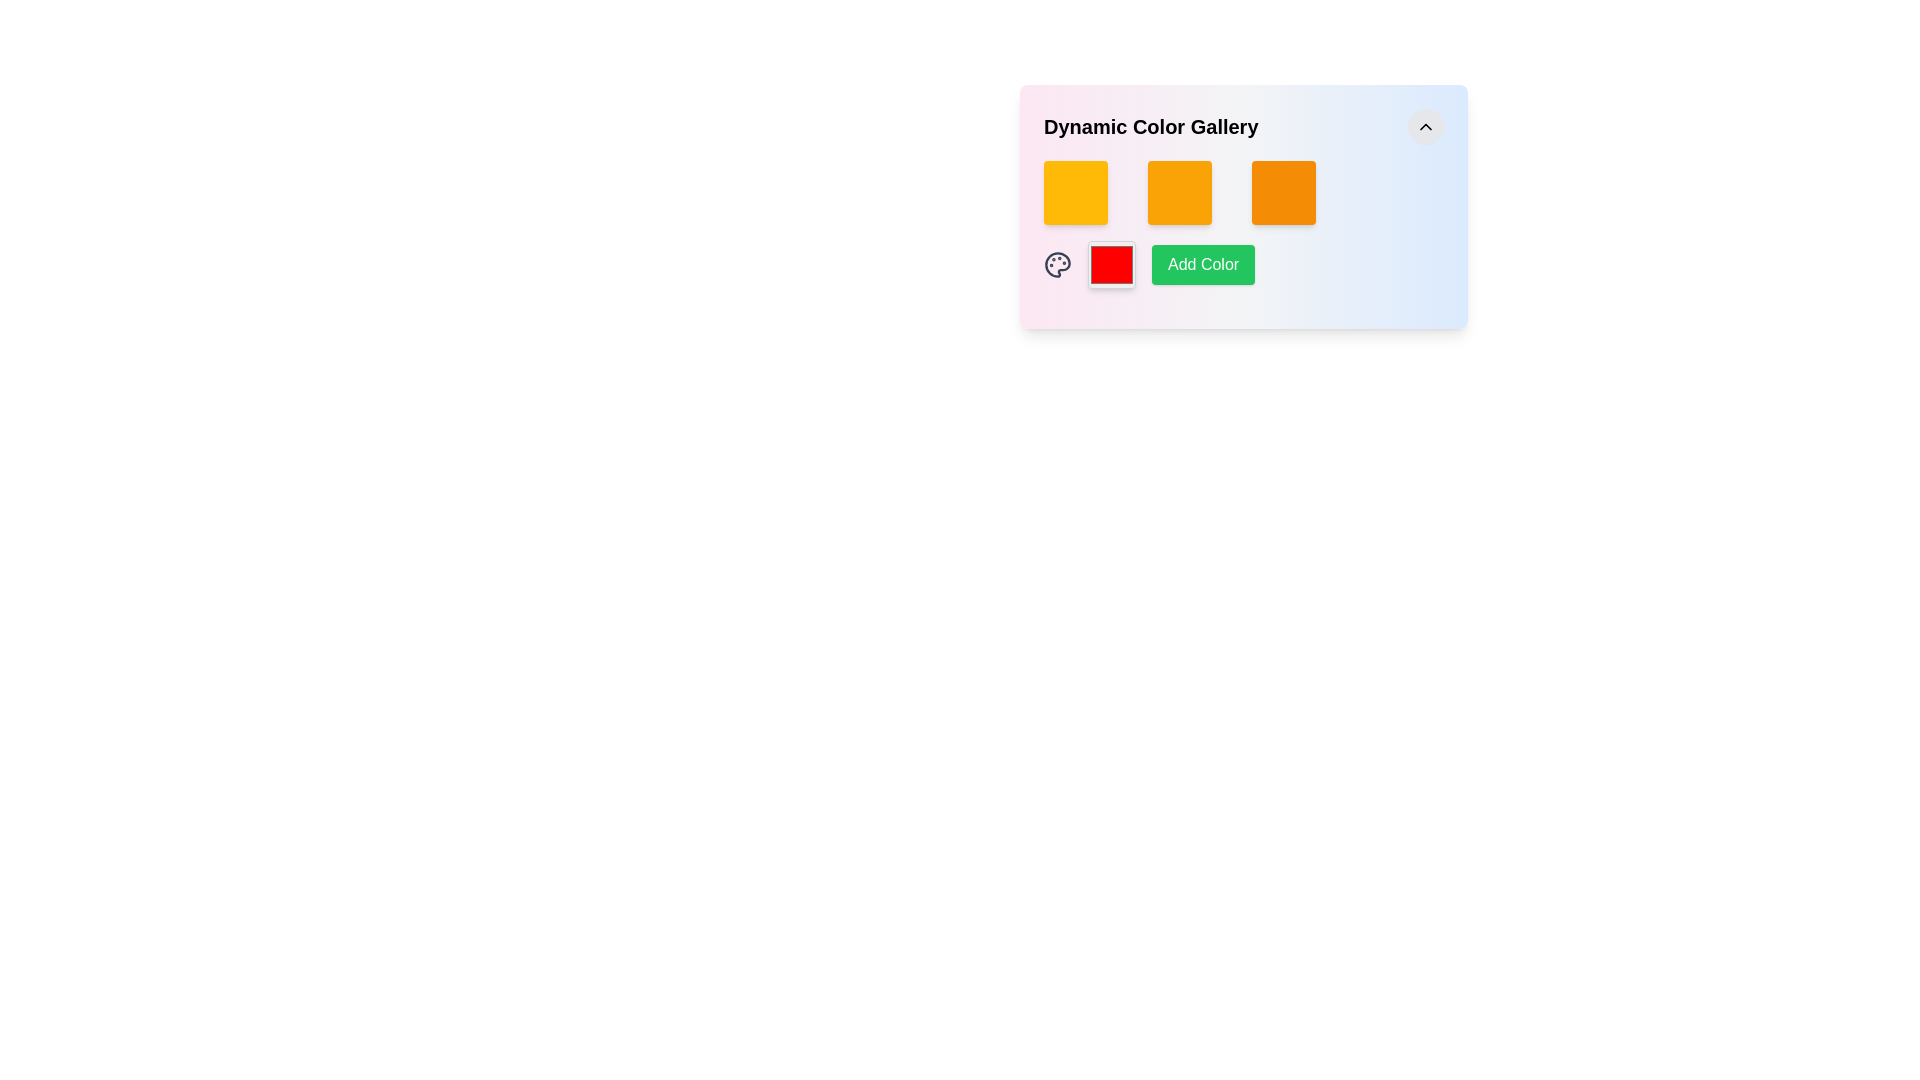  What do you see at coordinates (1074, 192) in the screenshot?
I see `the color swatch located` at bounding box center [1074, 192].